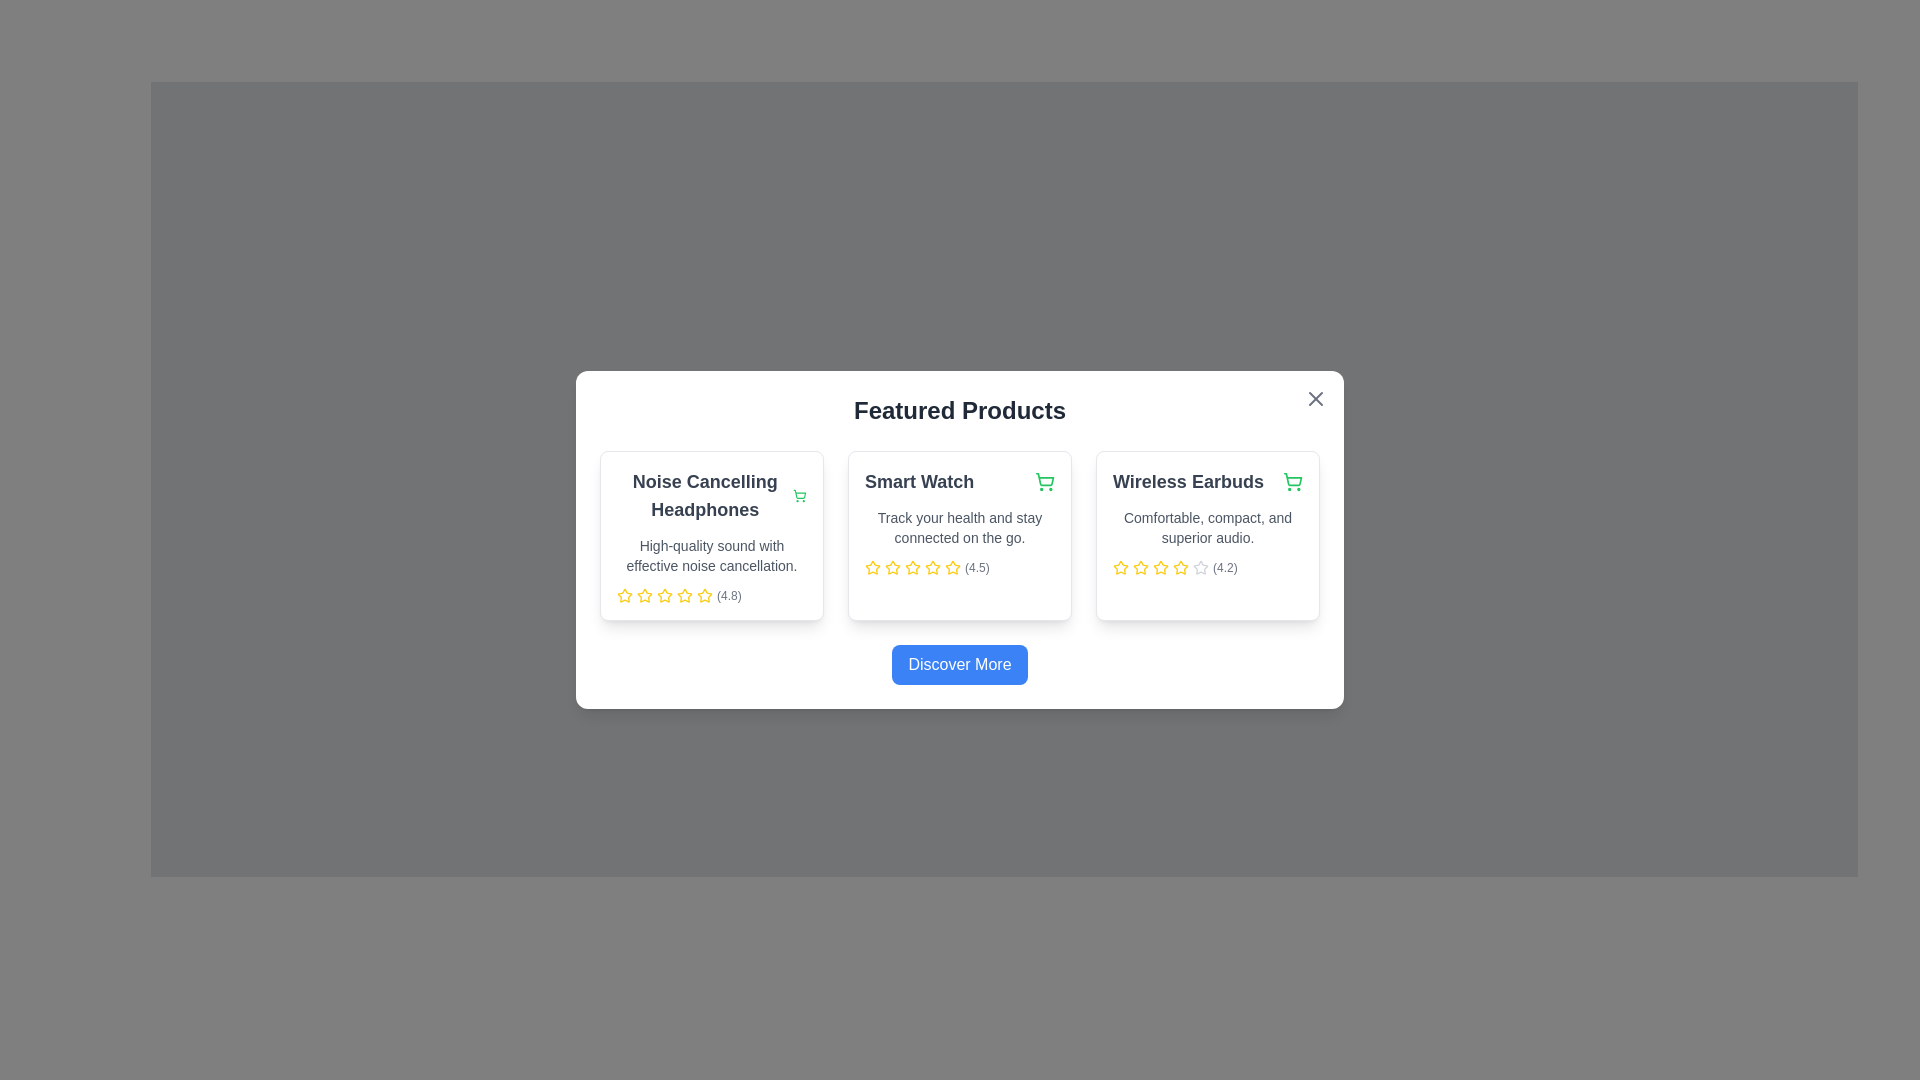 The width and height of the screenshot is (1920, 1080). I want to click on the second yellow star icon with a dashed outline in the rating section of the 'Wireless Earbuds' card to rate it, so click(1118, 567).